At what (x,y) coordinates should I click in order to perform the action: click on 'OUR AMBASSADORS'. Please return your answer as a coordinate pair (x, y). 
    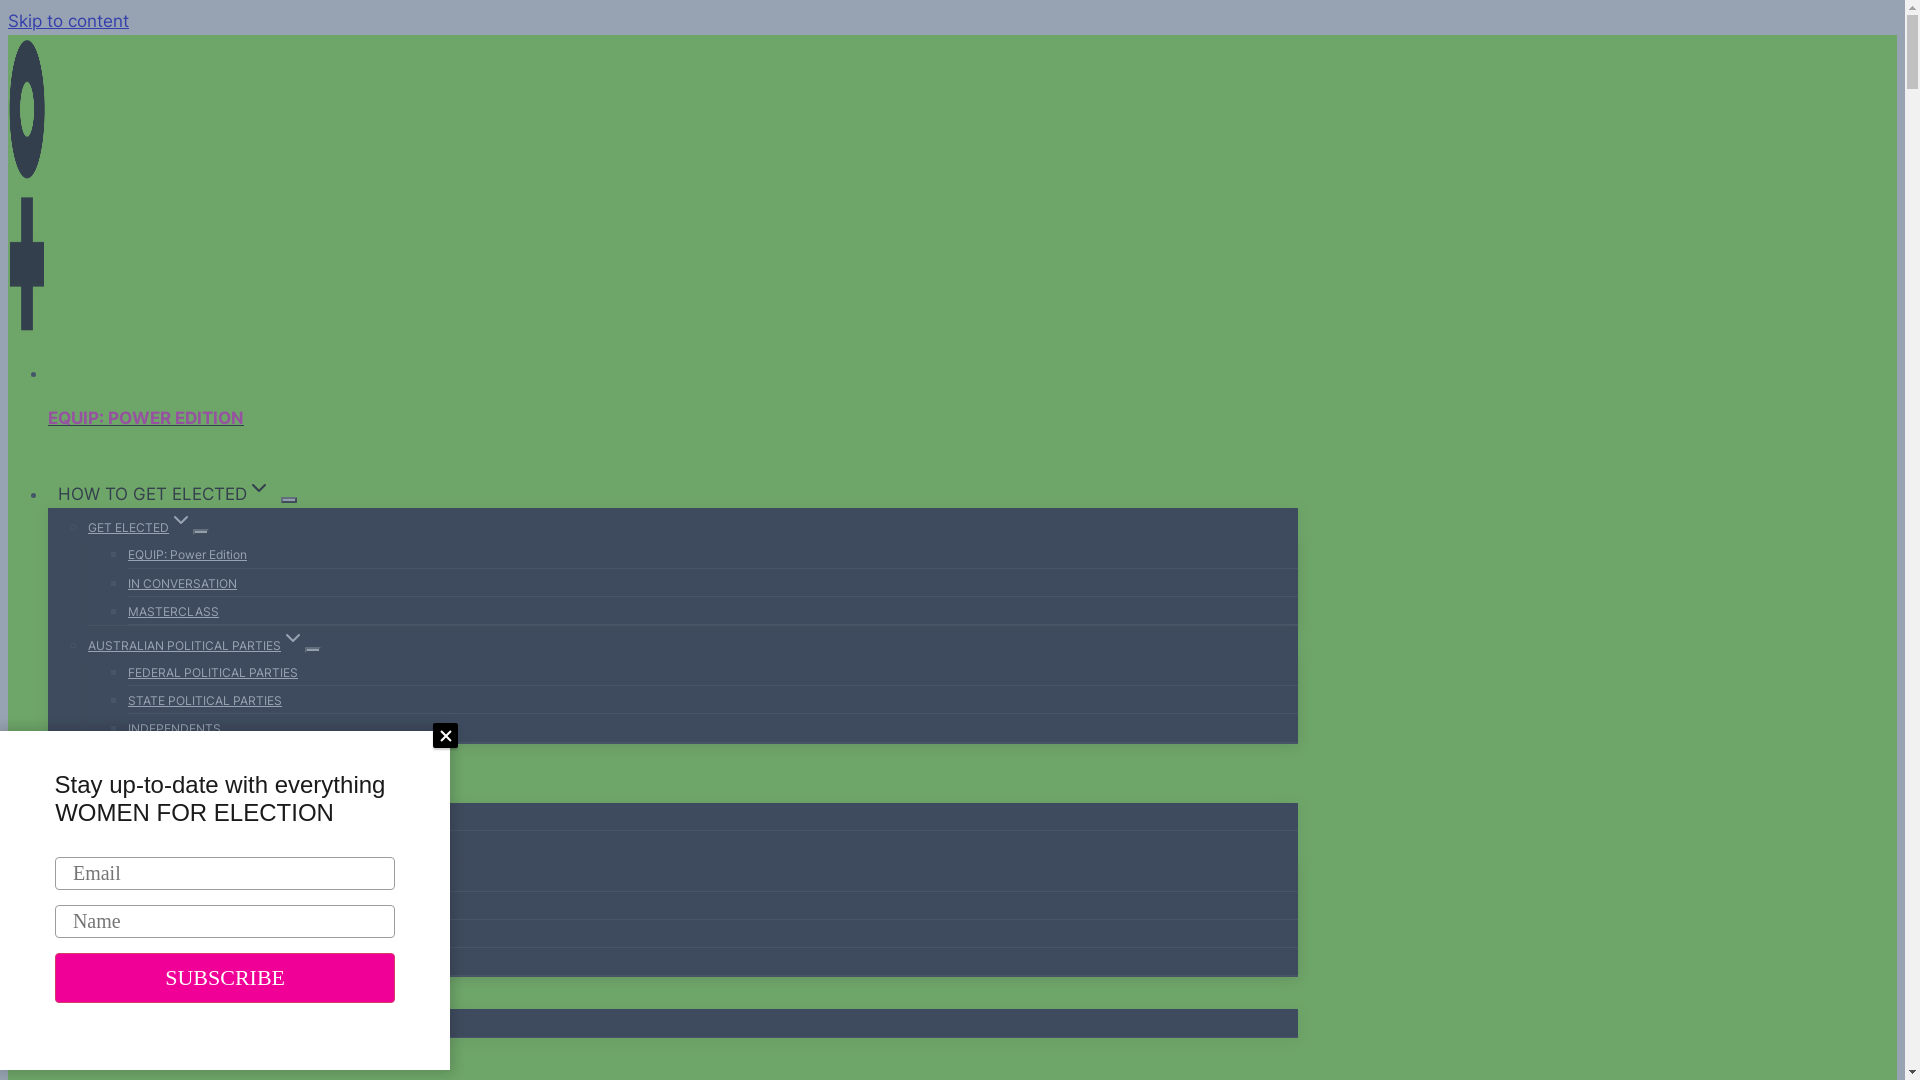
    Looking at the image, I should click on (188, 961).